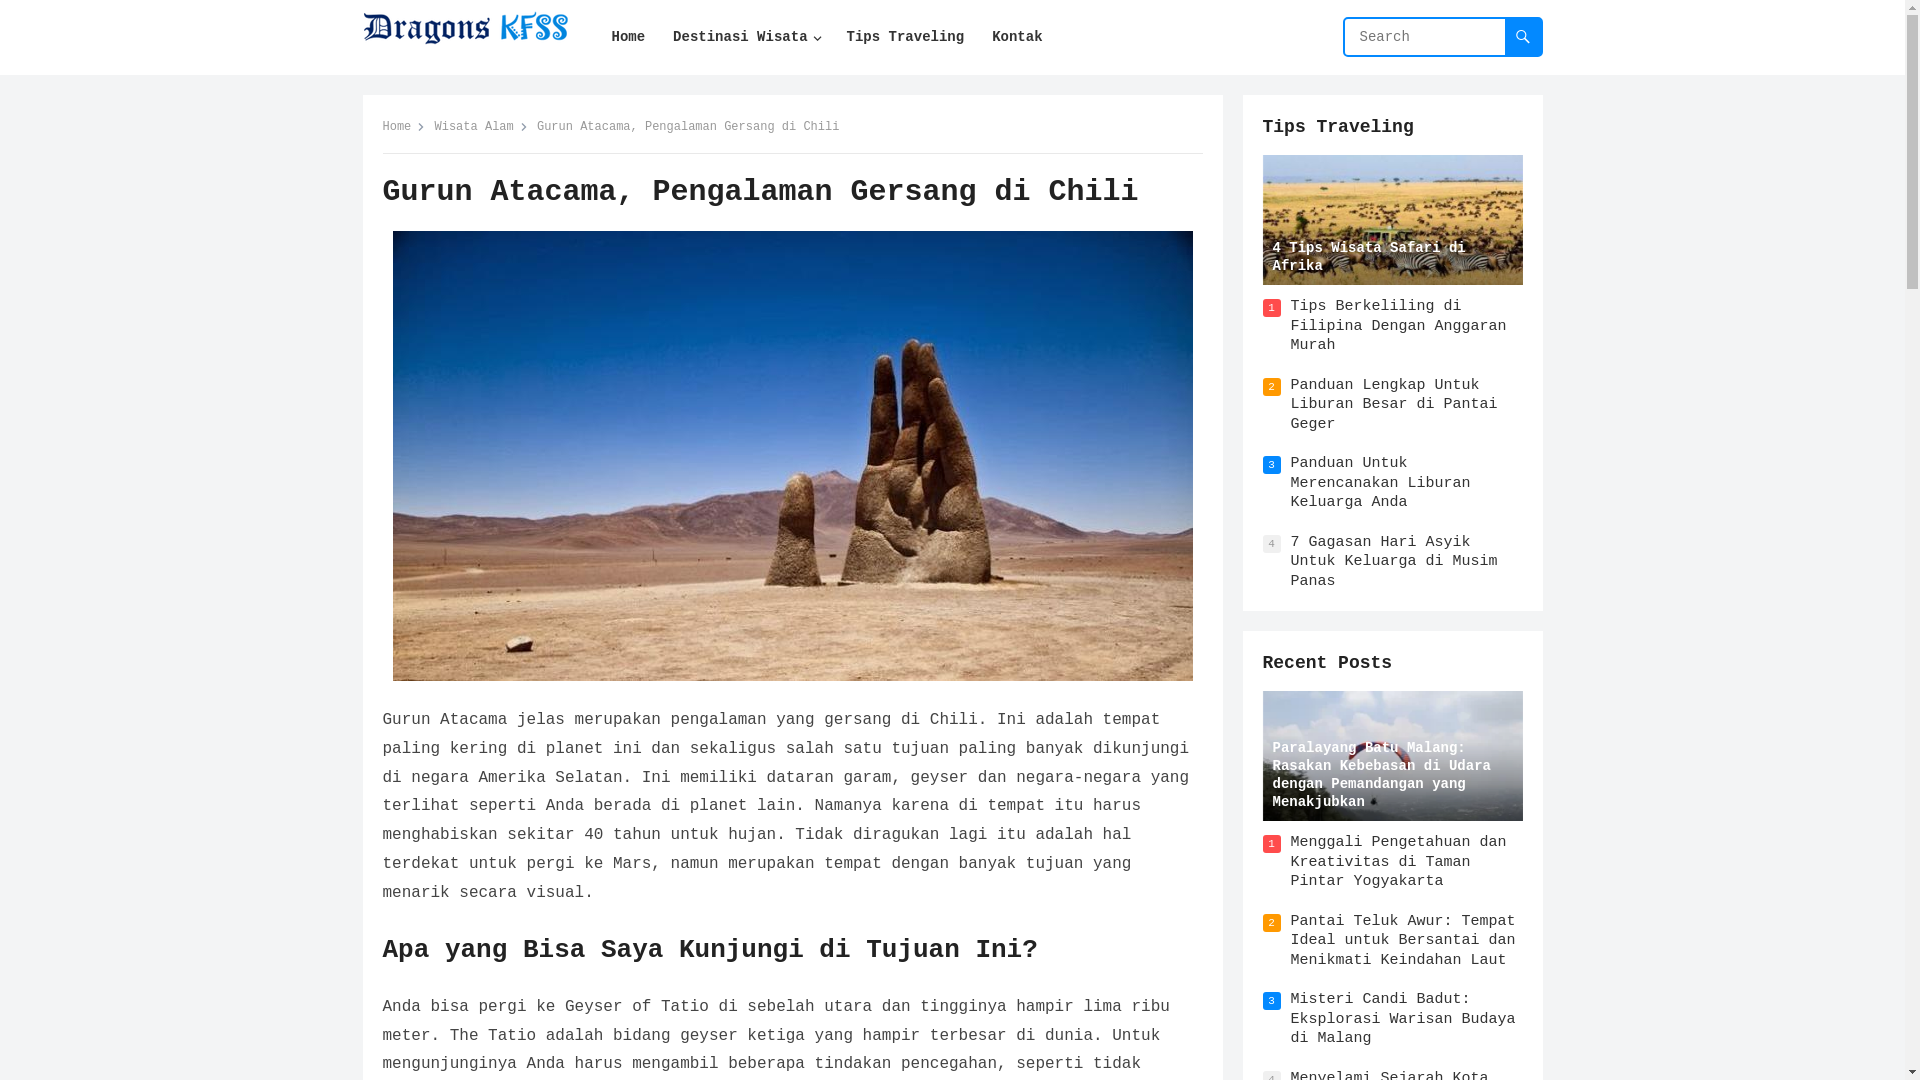  I want to click on 'Kontak', so click(979, 37).